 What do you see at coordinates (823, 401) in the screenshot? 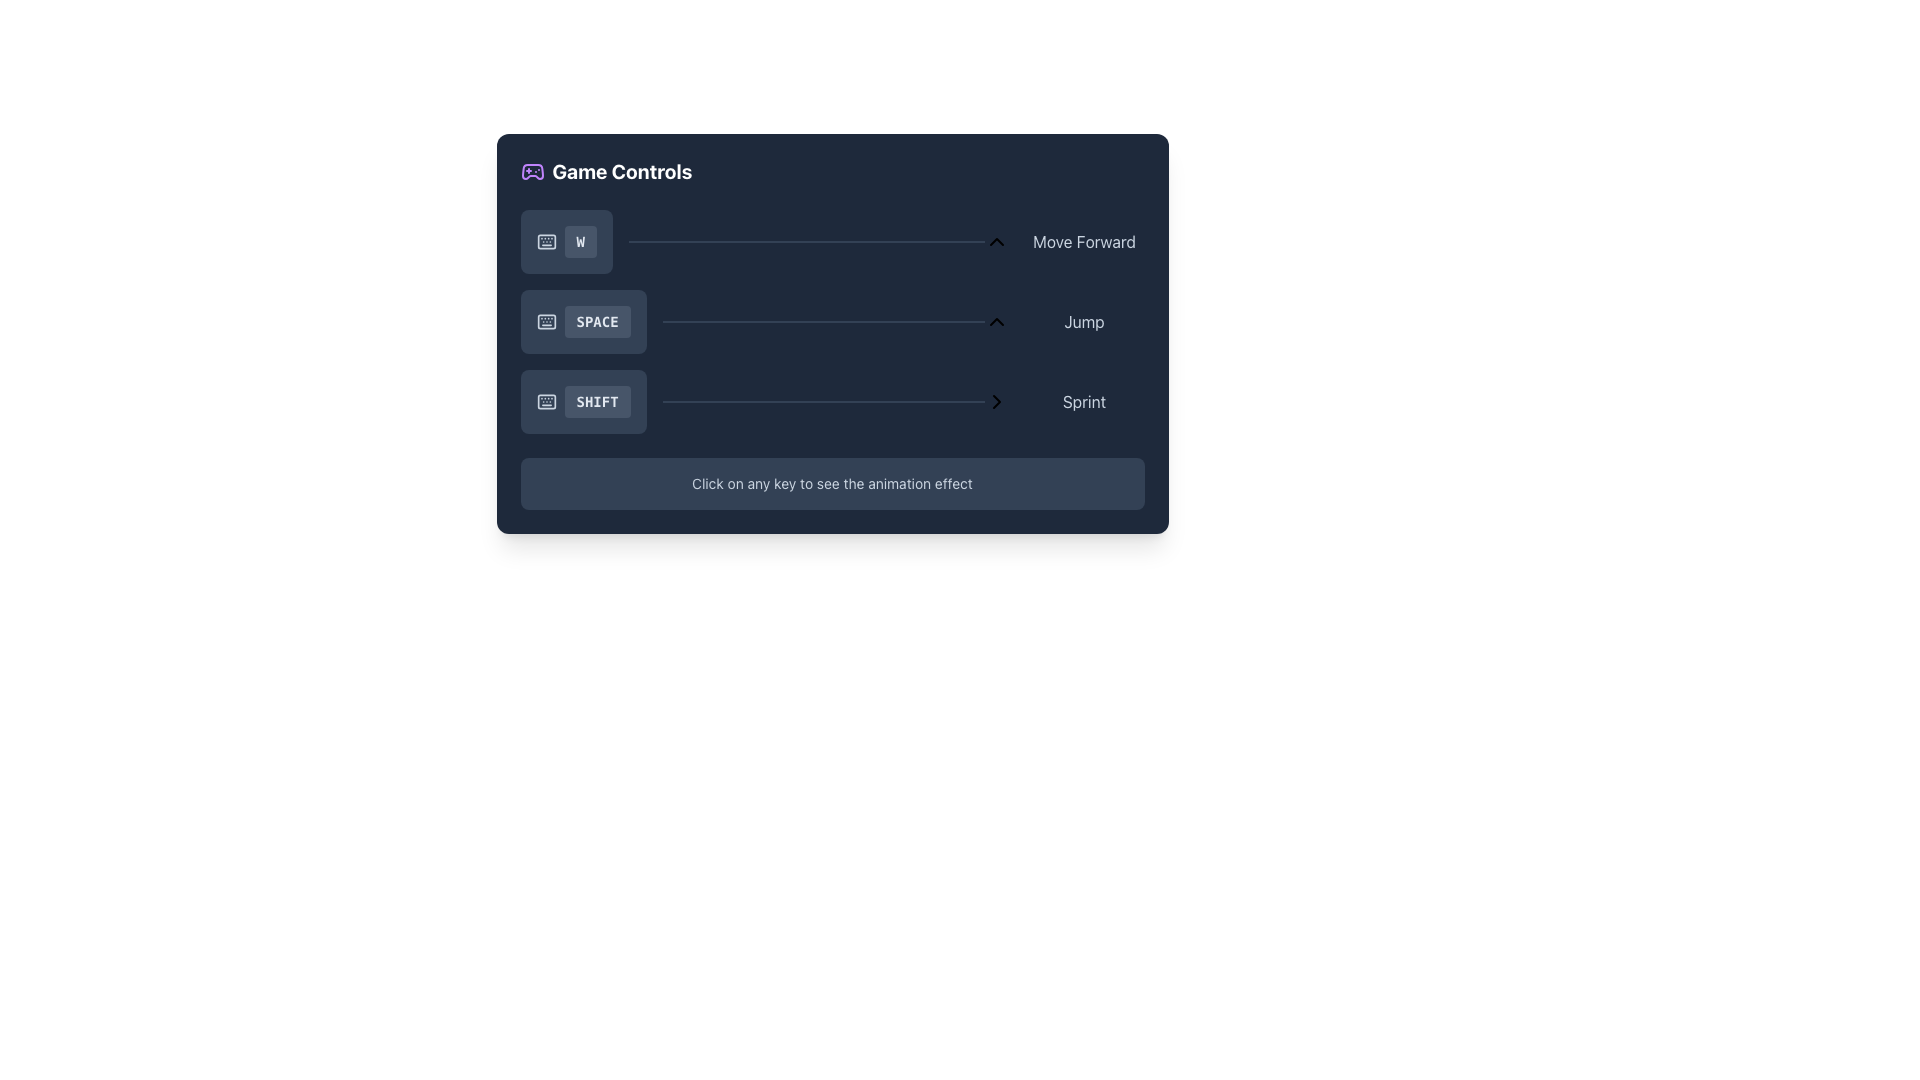
I see `the primary progress bar that indicates the duration or intensity of the 'Sprint' functionality associated with the 'SHIFT' key, positioned horizontally in the middle section of the interface` at bounding box center [823, 401].